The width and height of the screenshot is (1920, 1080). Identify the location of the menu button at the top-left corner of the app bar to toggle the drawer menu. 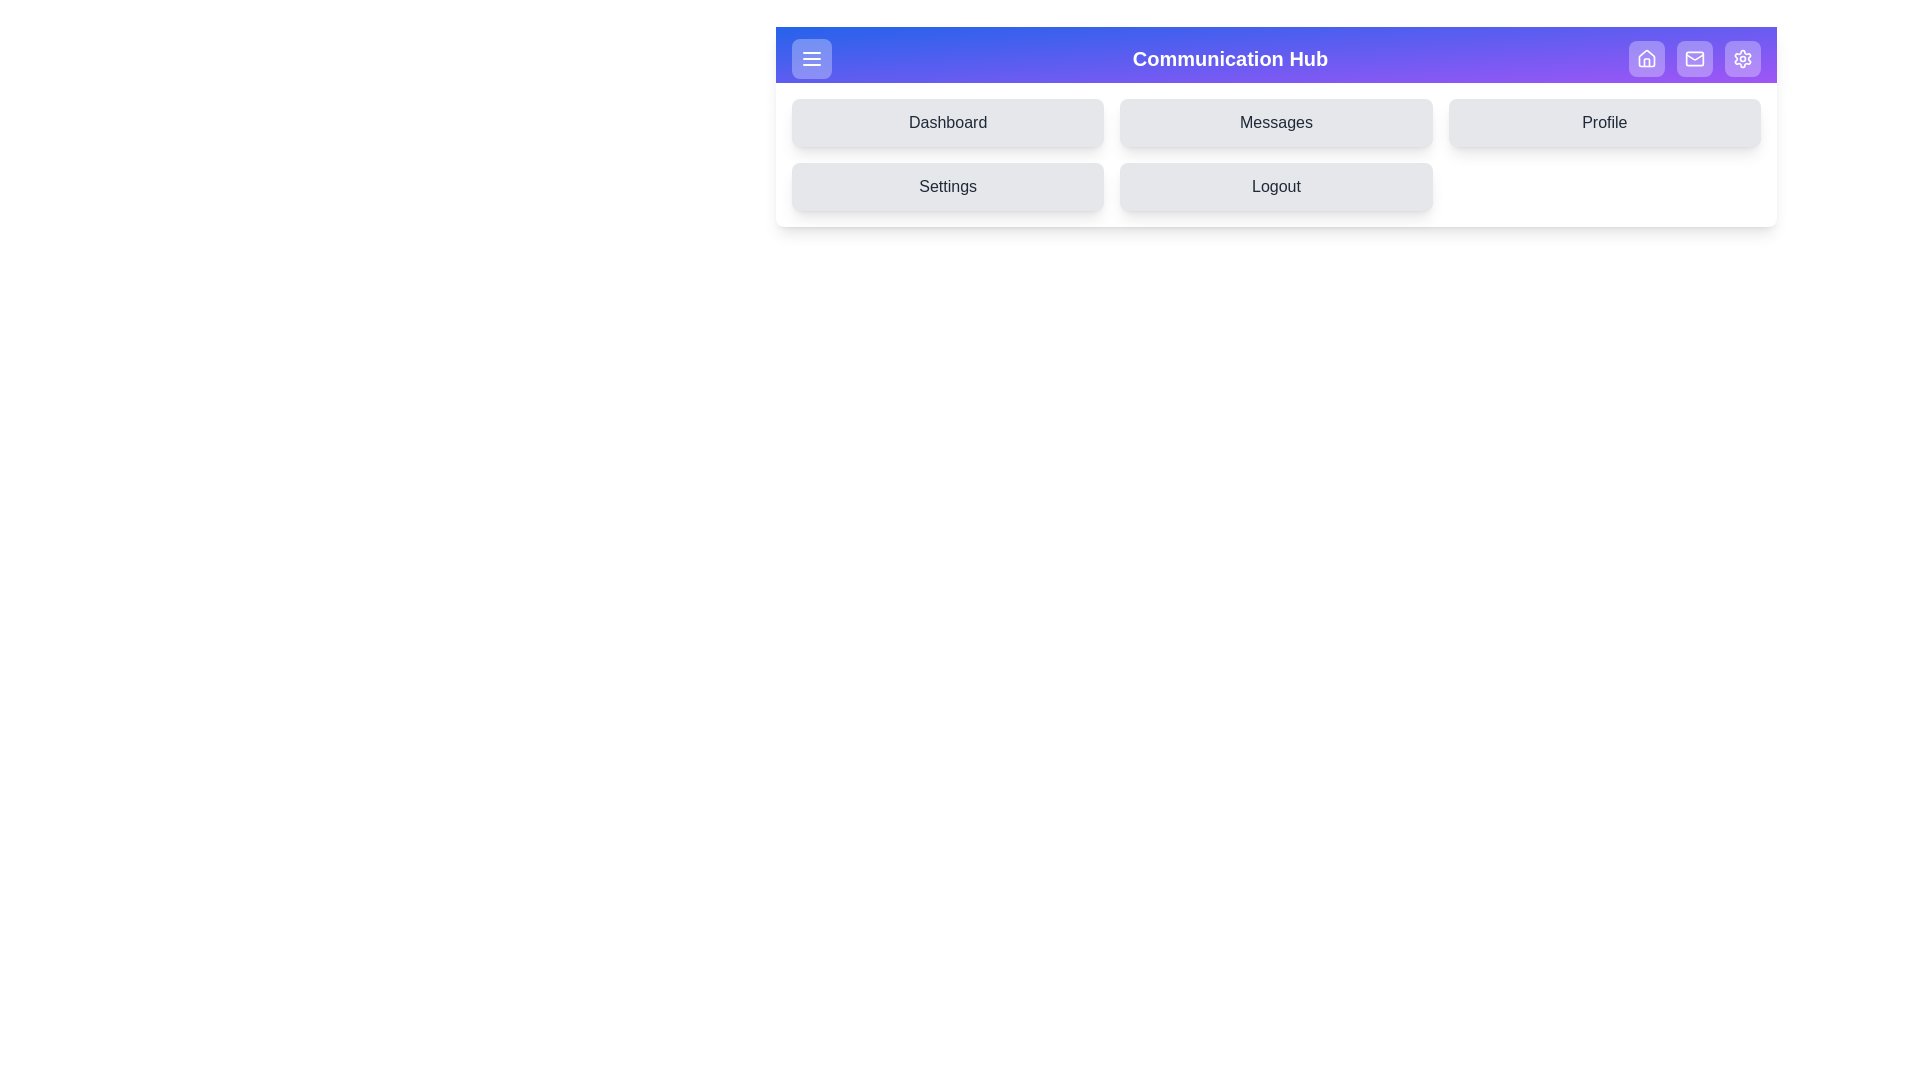
(811, 57).